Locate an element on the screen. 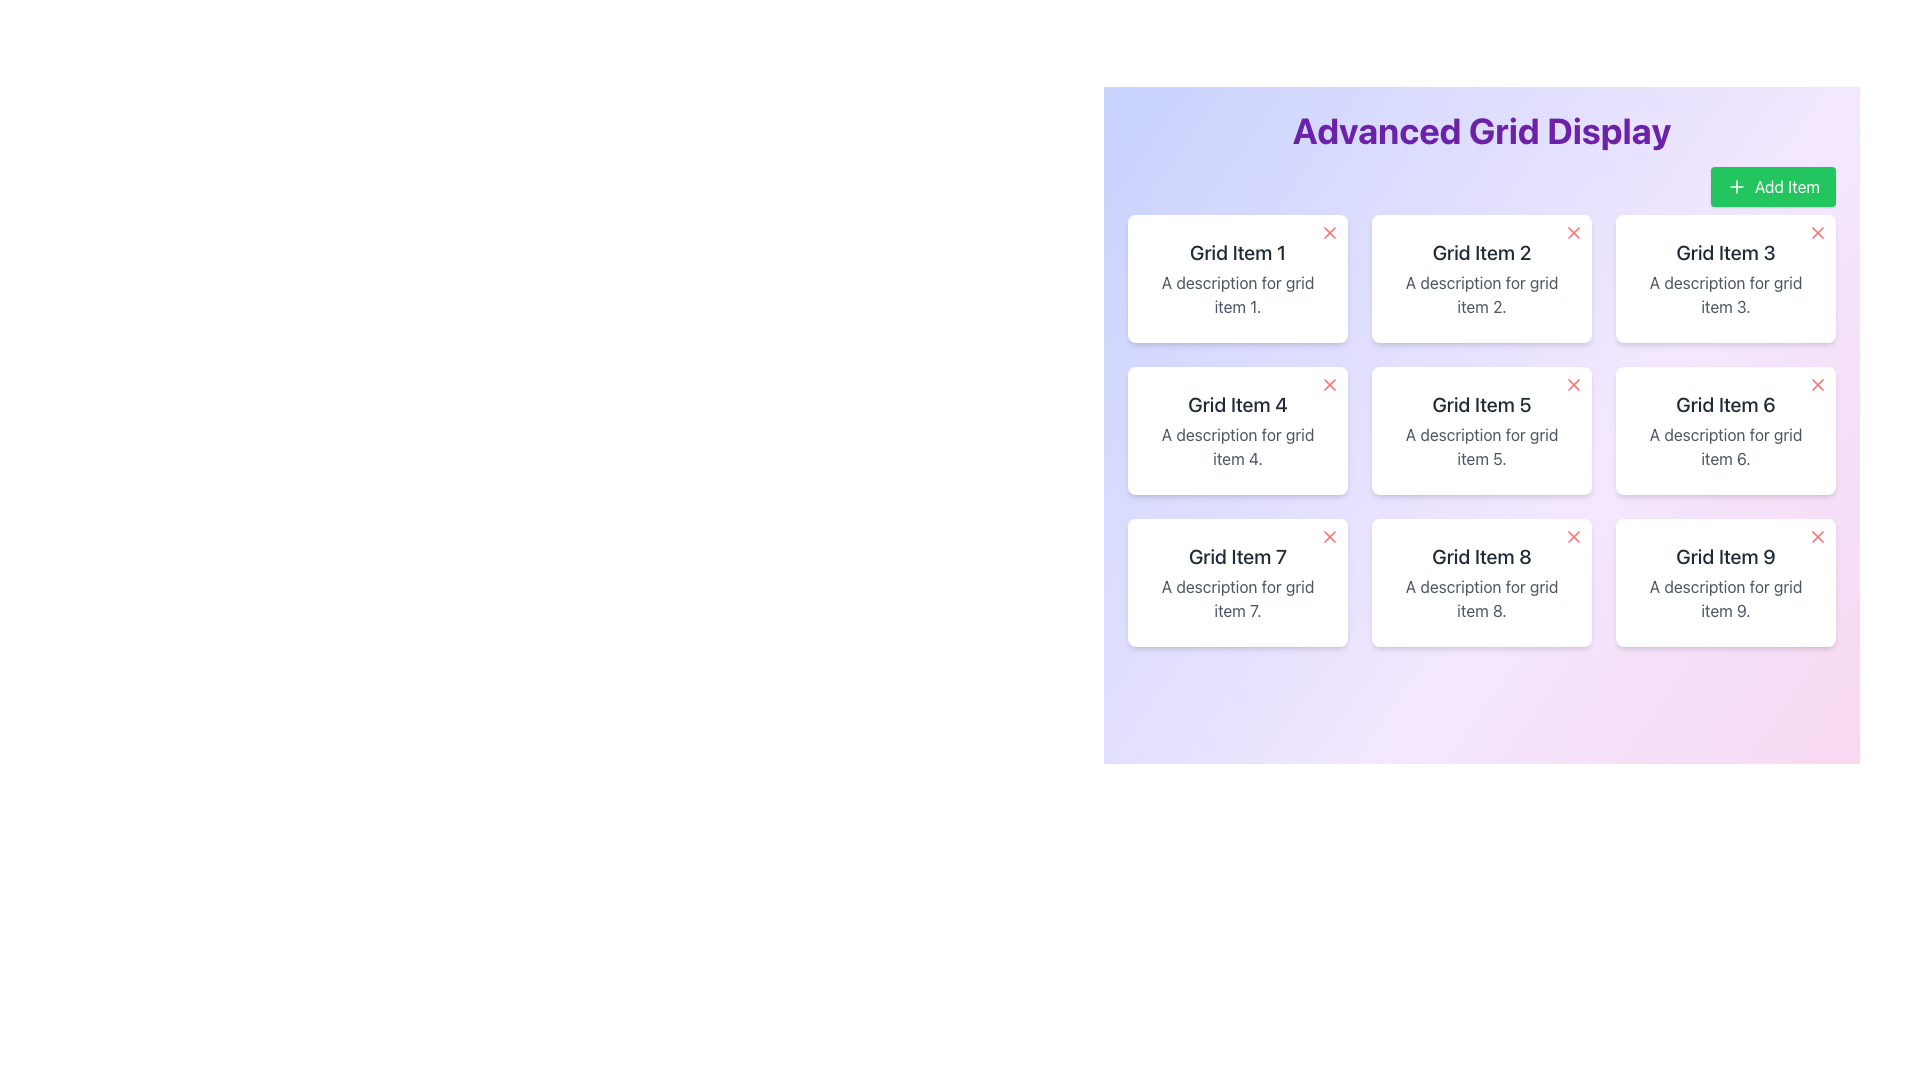  the Text Label which serves as the title of the sixth card in the first row of the grid layout, positioned above the description text is located at coordinates (1725, 405).